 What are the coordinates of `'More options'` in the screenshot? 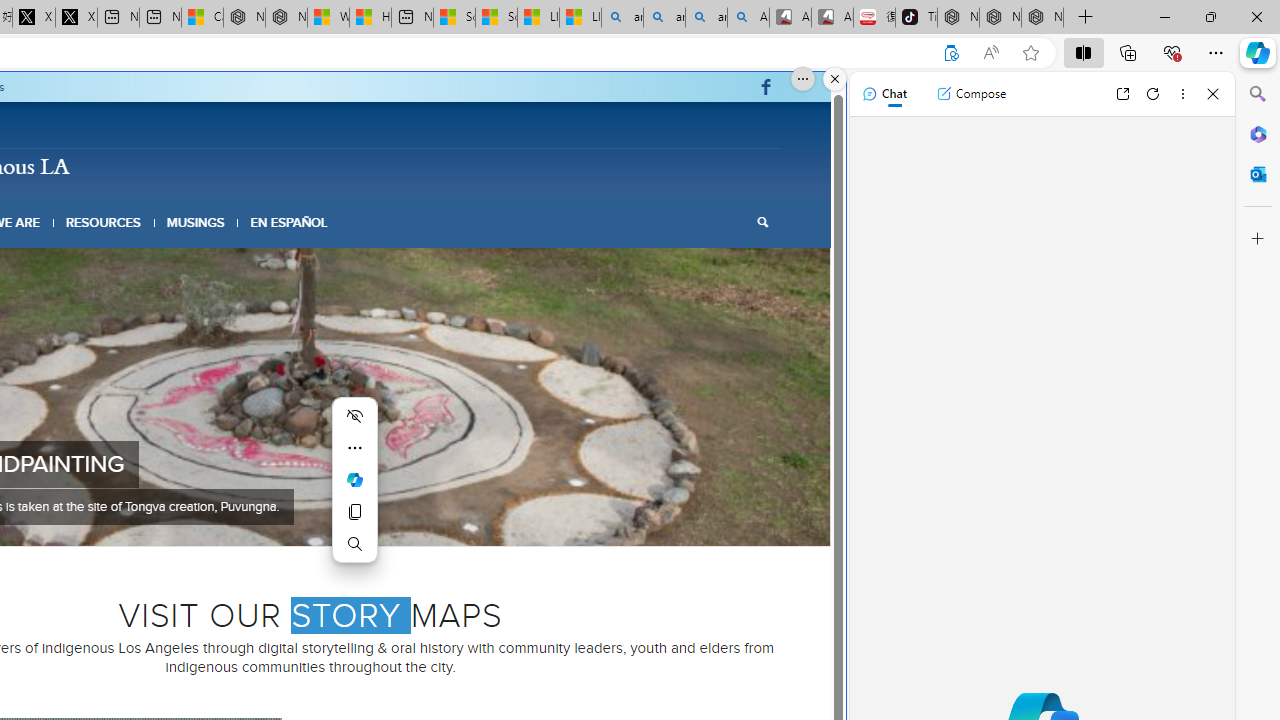 It's located at (1182, 93).